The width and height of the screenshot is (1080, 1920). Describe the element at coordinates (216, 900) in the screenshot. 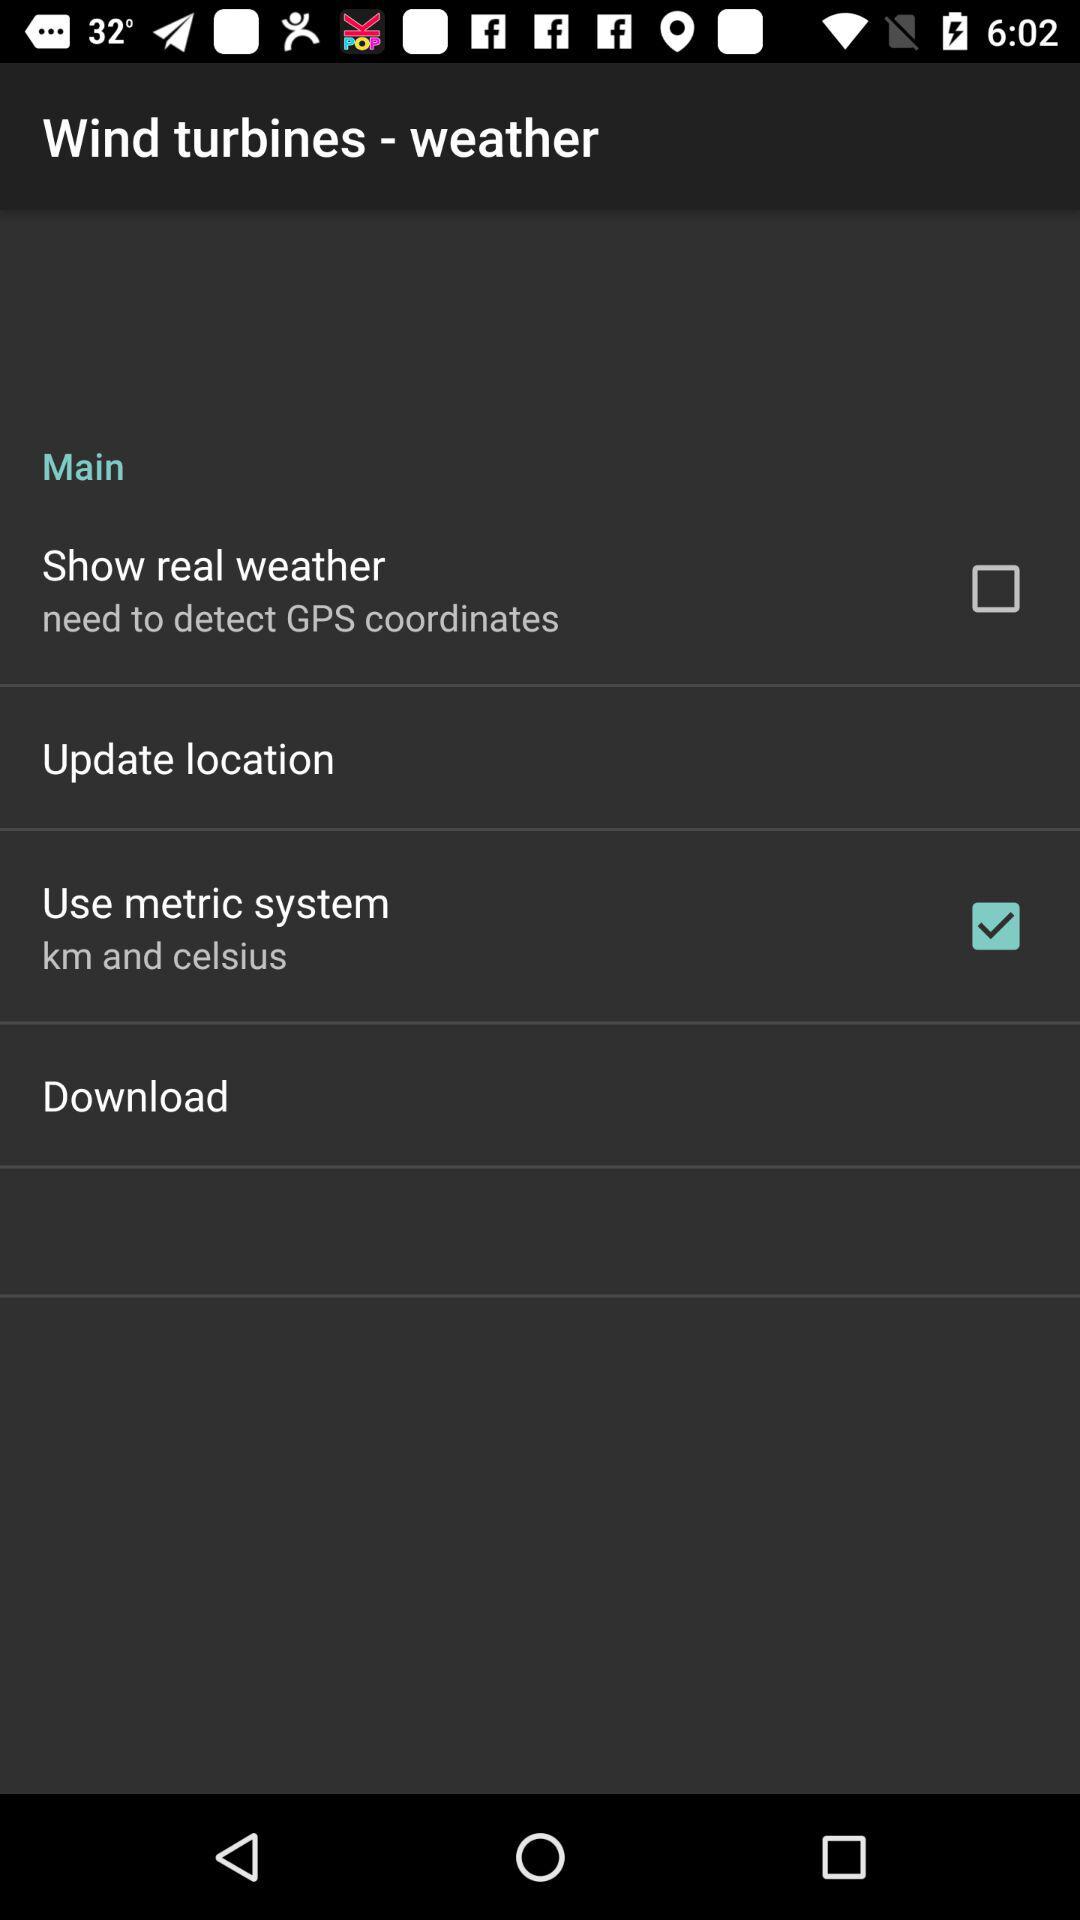

I see `the use metric system item` at that location.